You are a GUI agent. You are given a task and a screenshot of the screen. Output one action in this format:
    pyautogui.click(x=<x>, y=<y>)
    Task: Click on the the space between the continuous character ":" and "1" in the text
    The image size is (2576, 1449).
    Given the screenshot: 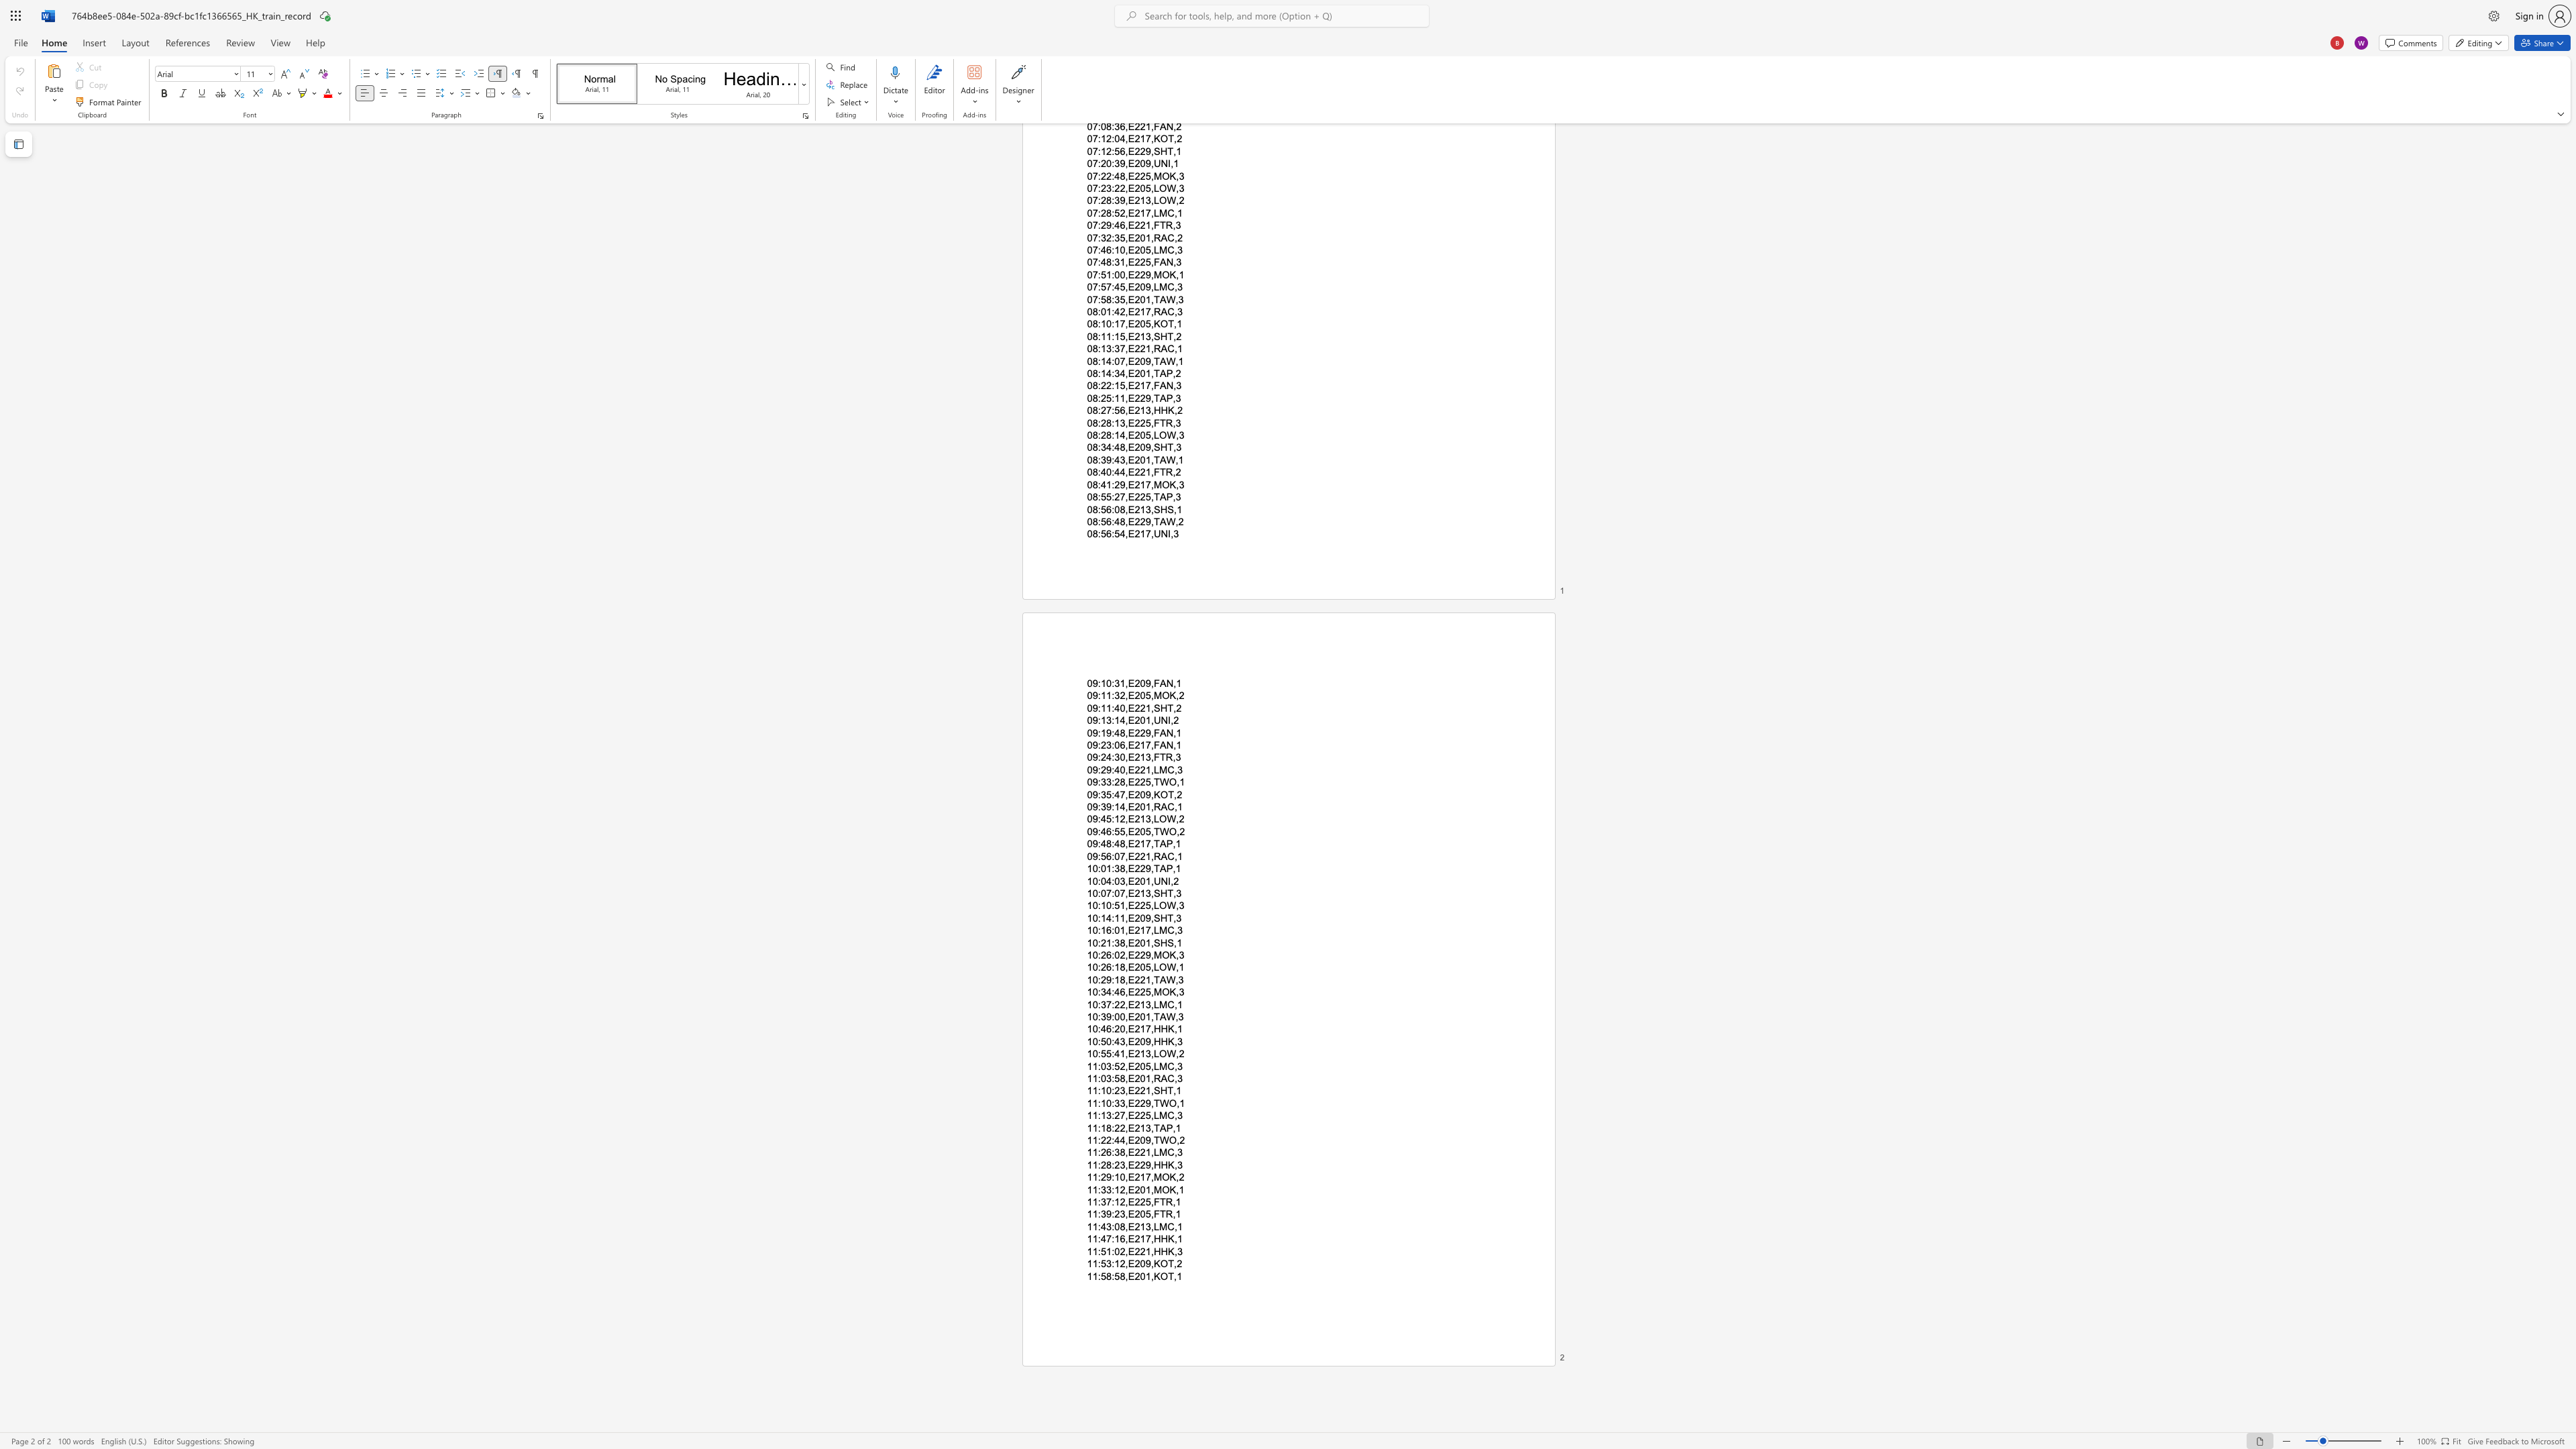 What is the action you would take?
    pyautogui.click(x=1115, y=1264)
    